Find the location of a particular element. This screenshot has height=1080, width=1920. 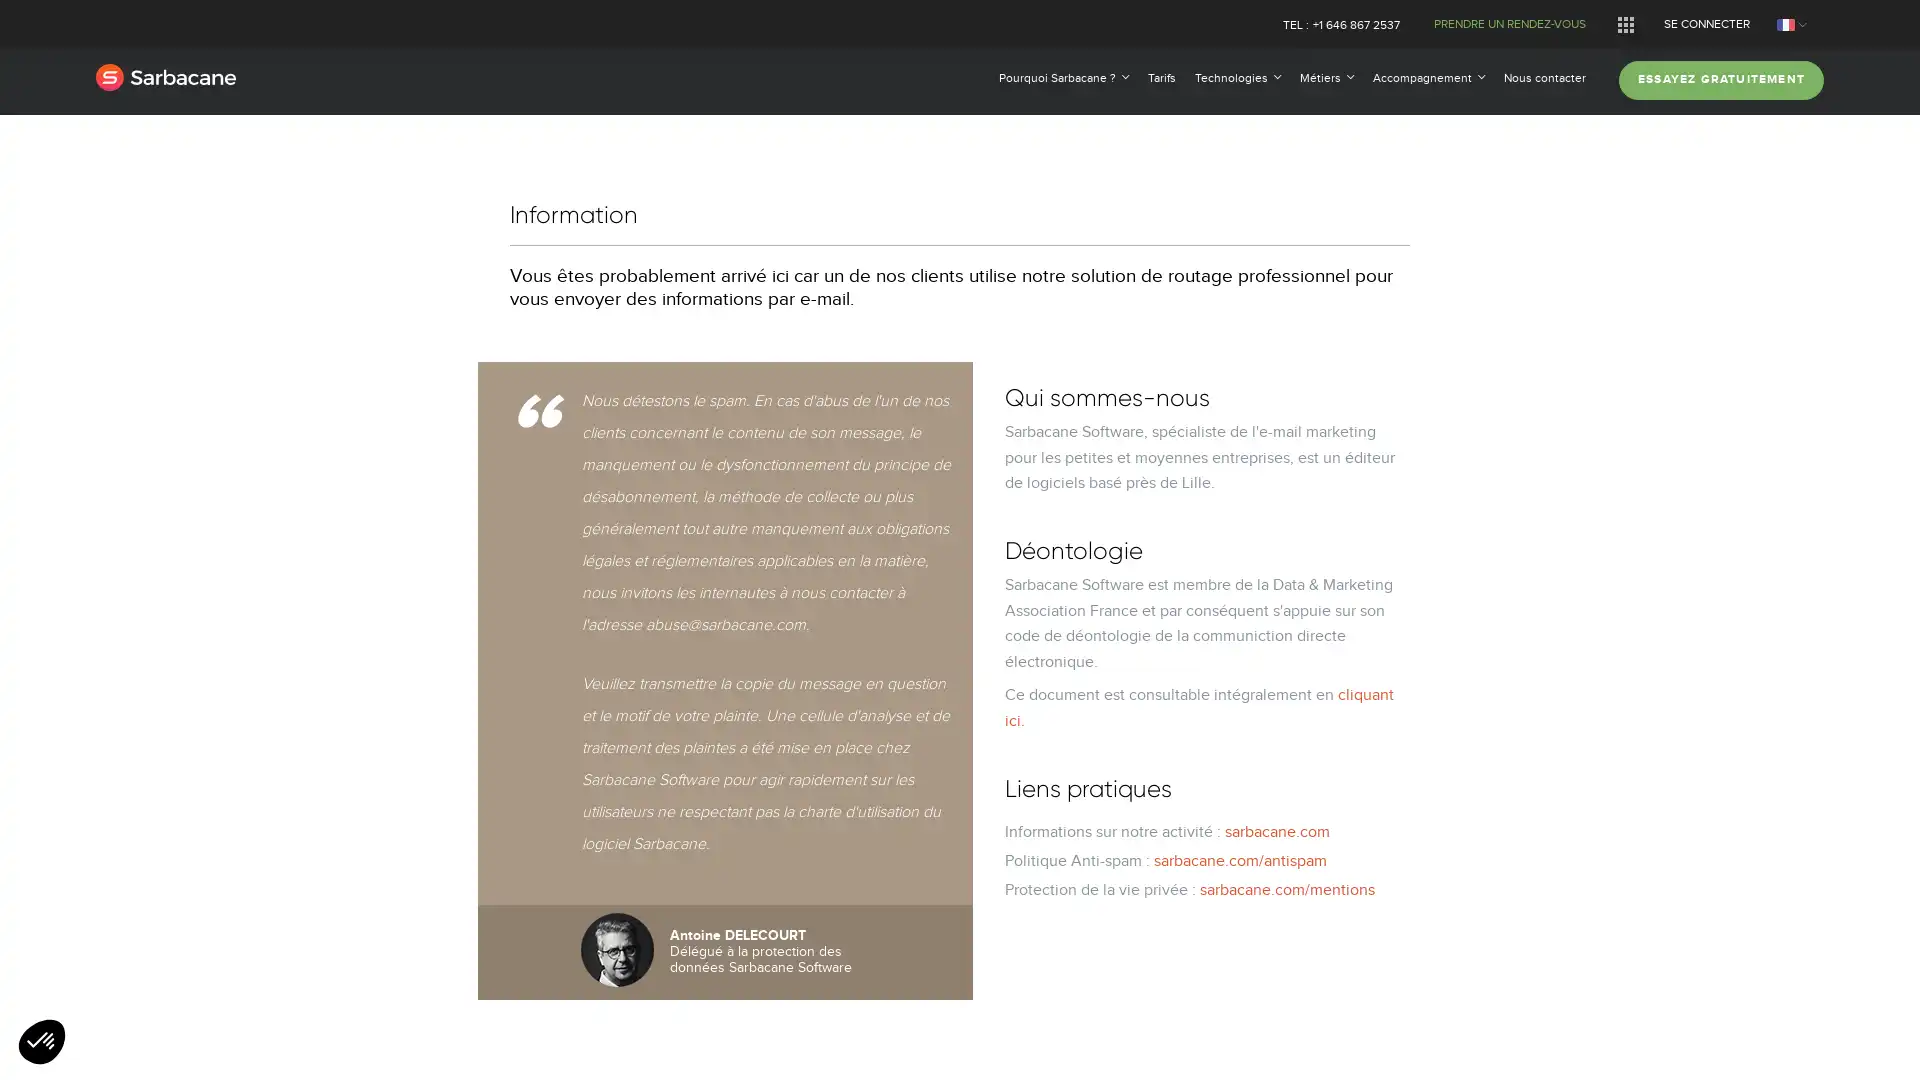

Je choisis is located at coordinates (960, 676).